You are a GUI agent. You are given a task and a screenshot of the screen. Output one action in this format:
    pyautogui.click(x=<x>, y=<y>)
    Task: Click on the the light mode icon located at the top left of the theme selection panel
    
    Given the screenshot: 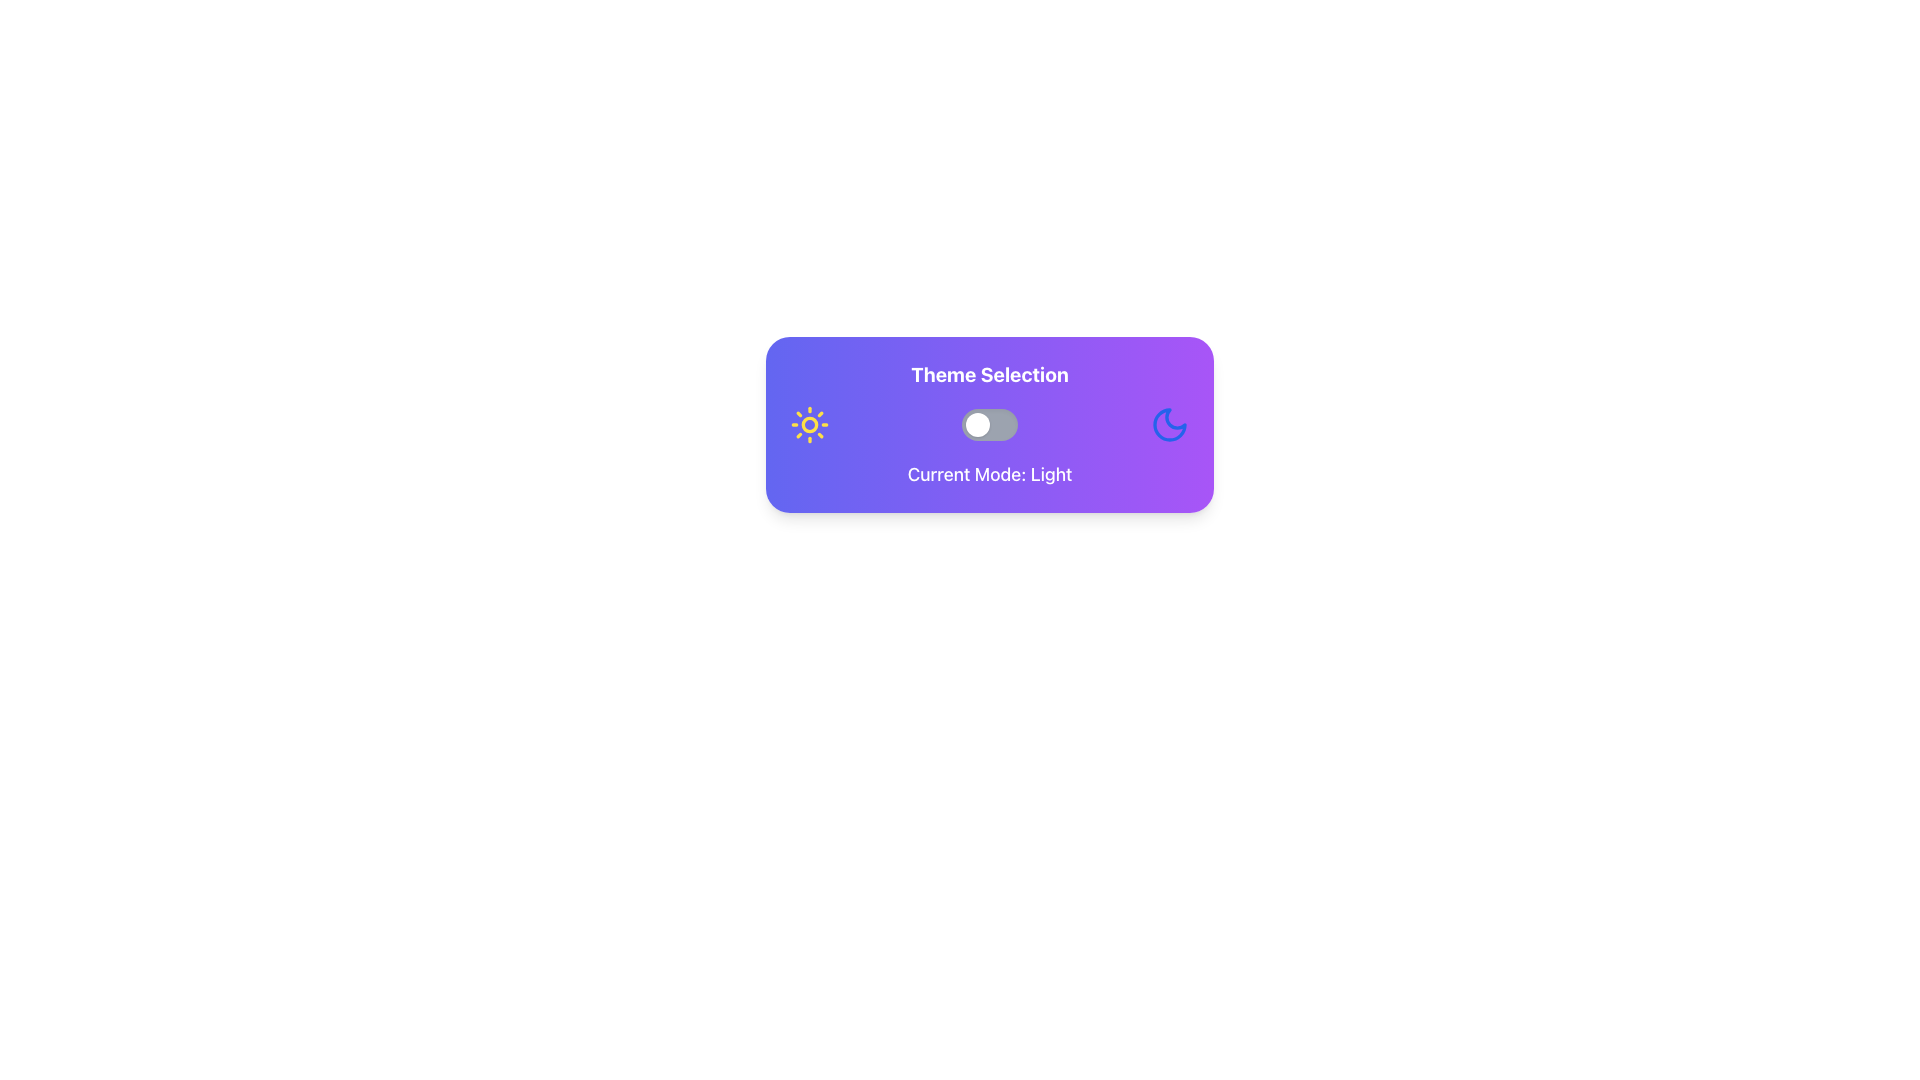 What is the action you would take?
    pyautogui.click(x=810, y=423)
    